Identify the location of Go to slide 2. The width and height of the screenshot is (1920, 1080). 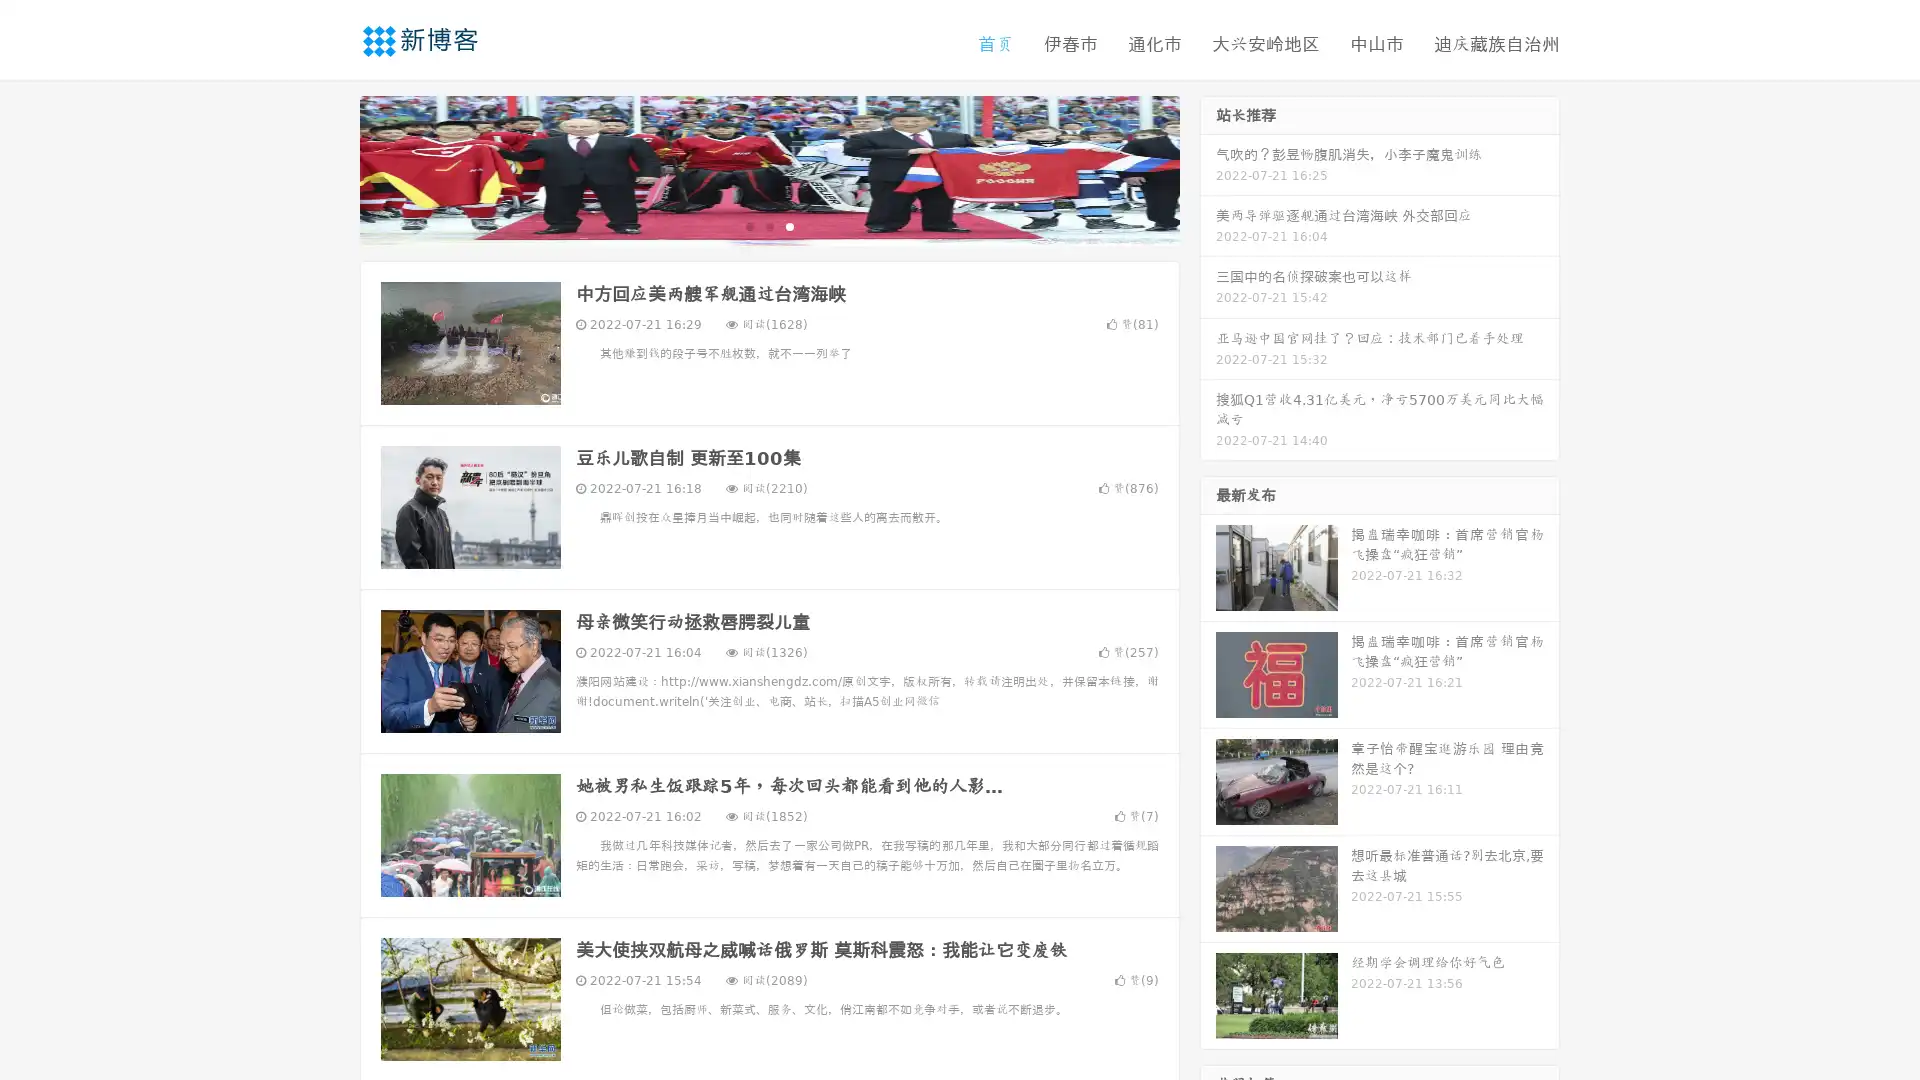
(768, 225).